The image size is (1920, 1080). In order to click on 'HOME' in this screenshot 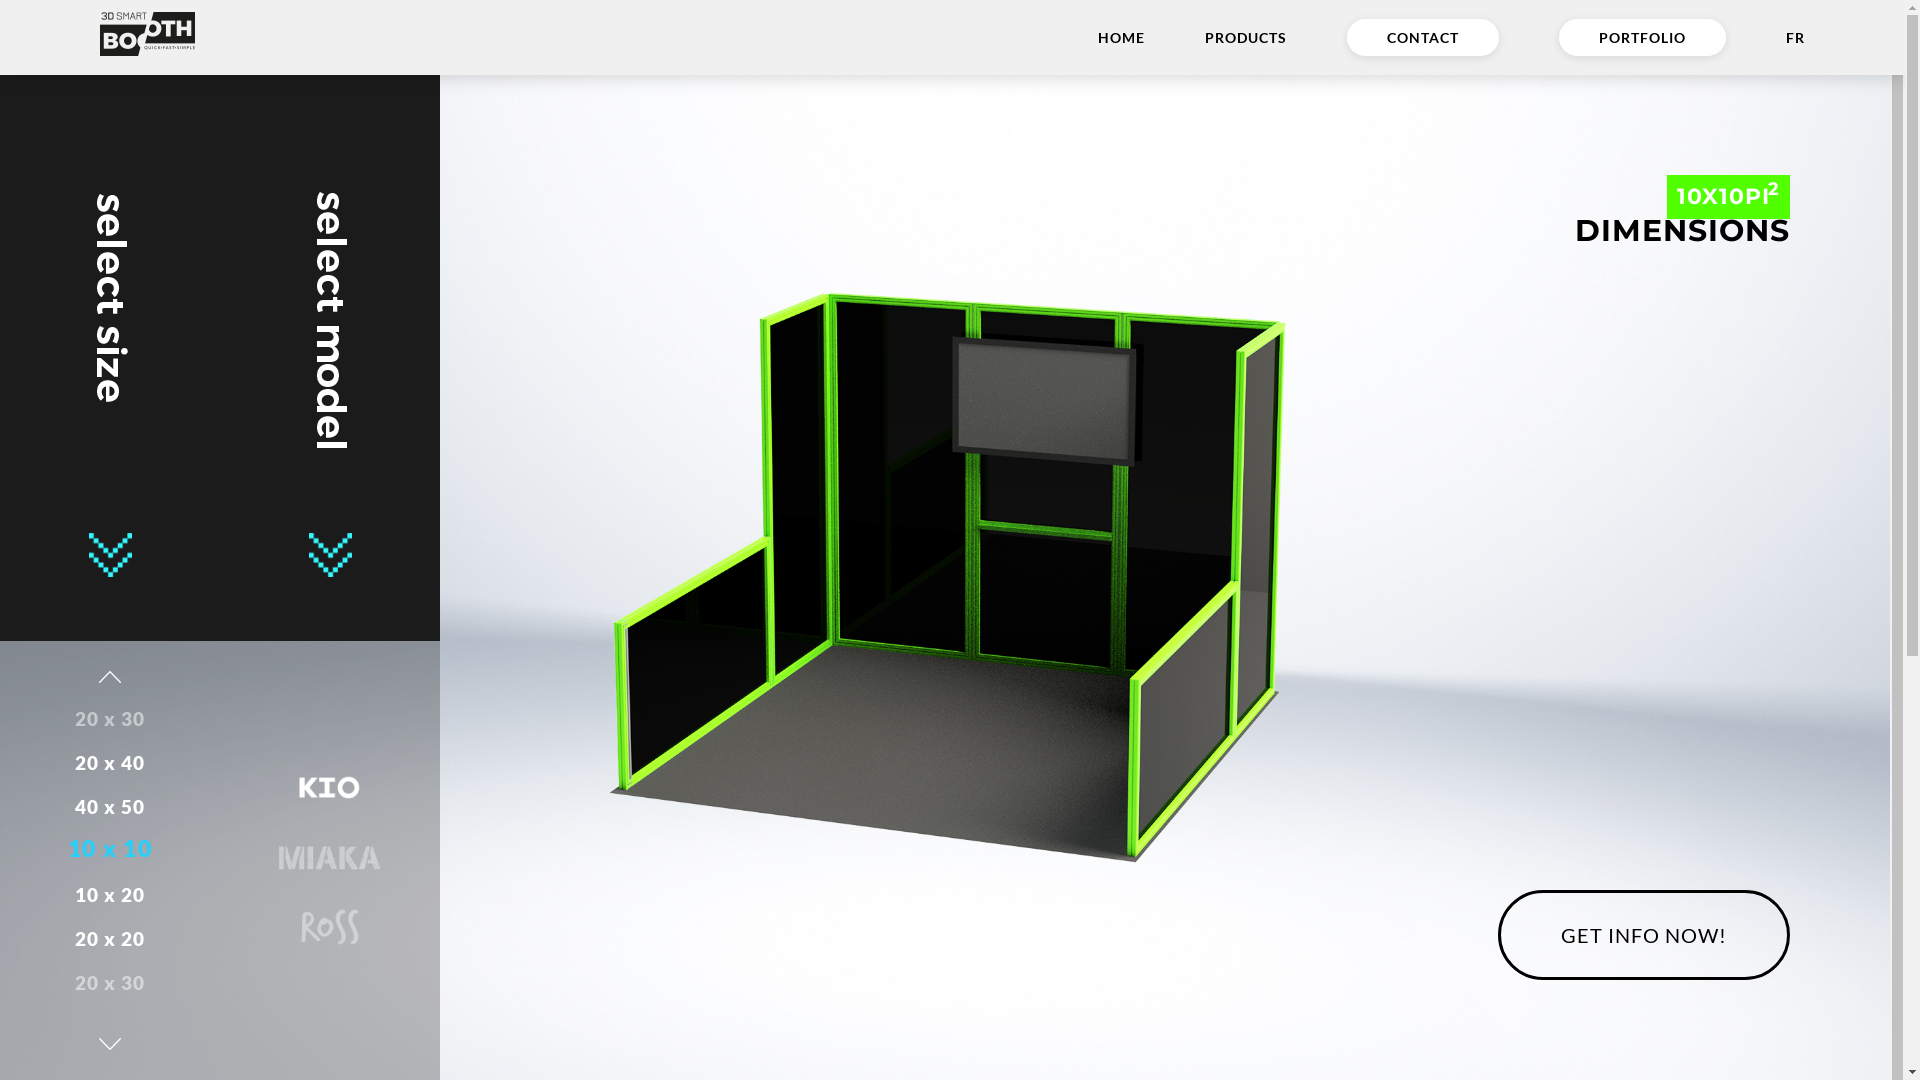, I will do `click(1121, 37)`.